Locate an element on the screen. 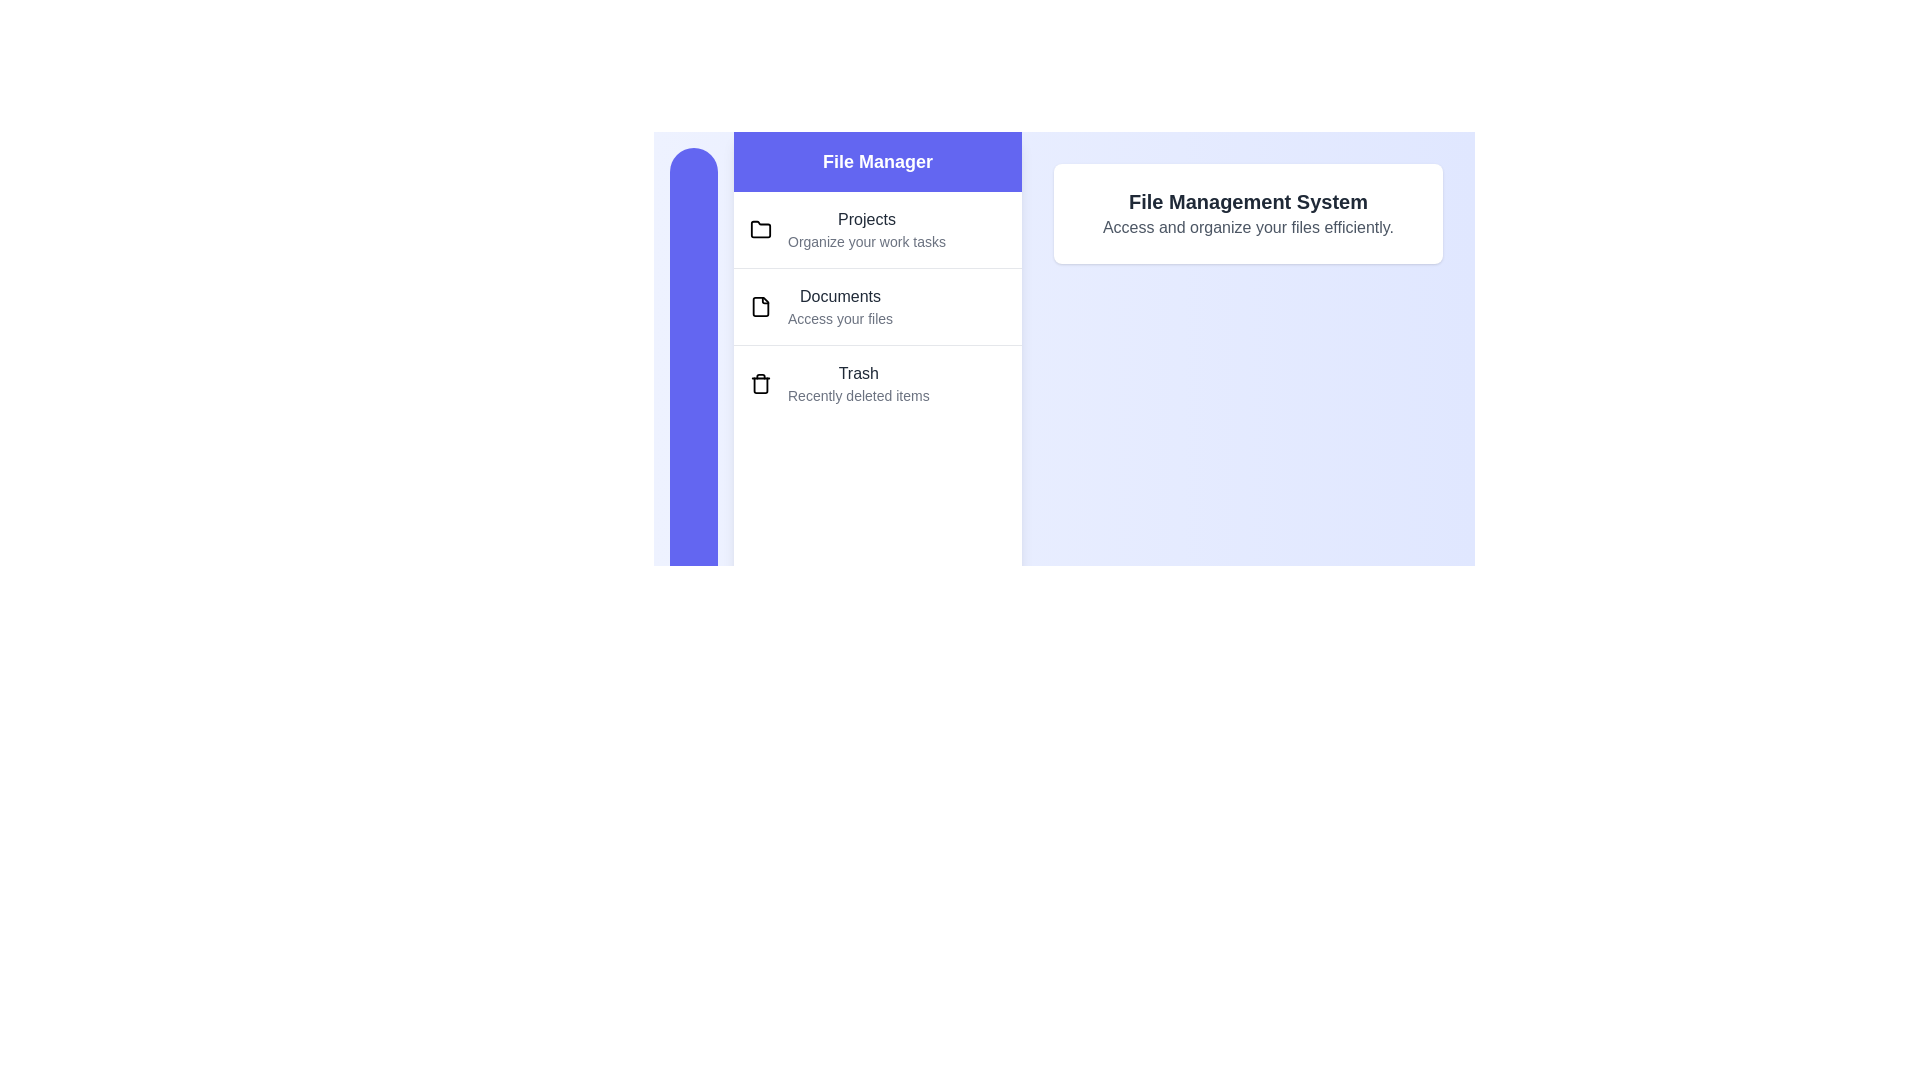  the main content area to focus on it is located at coordinates (1247, 213).